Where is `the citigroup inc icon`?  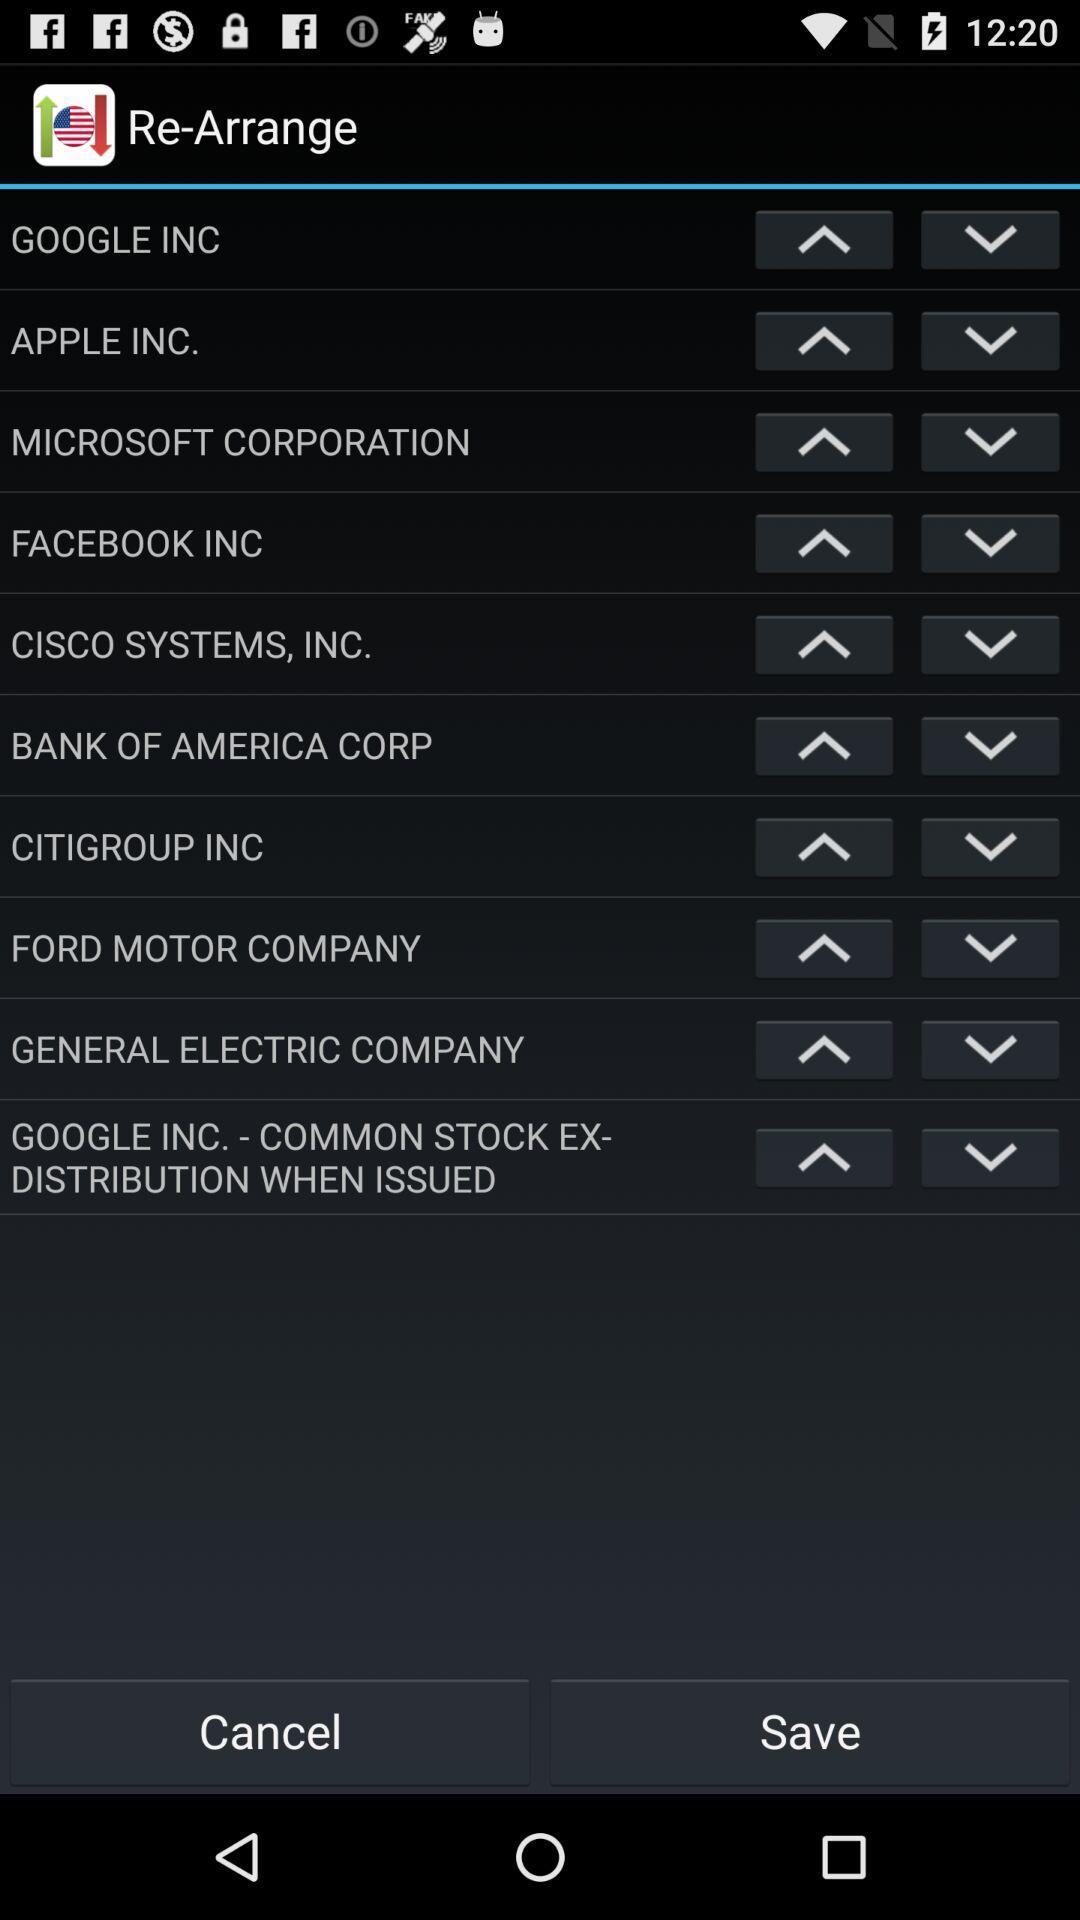 the citigroup inc icon is located at coordinates (378, 845).